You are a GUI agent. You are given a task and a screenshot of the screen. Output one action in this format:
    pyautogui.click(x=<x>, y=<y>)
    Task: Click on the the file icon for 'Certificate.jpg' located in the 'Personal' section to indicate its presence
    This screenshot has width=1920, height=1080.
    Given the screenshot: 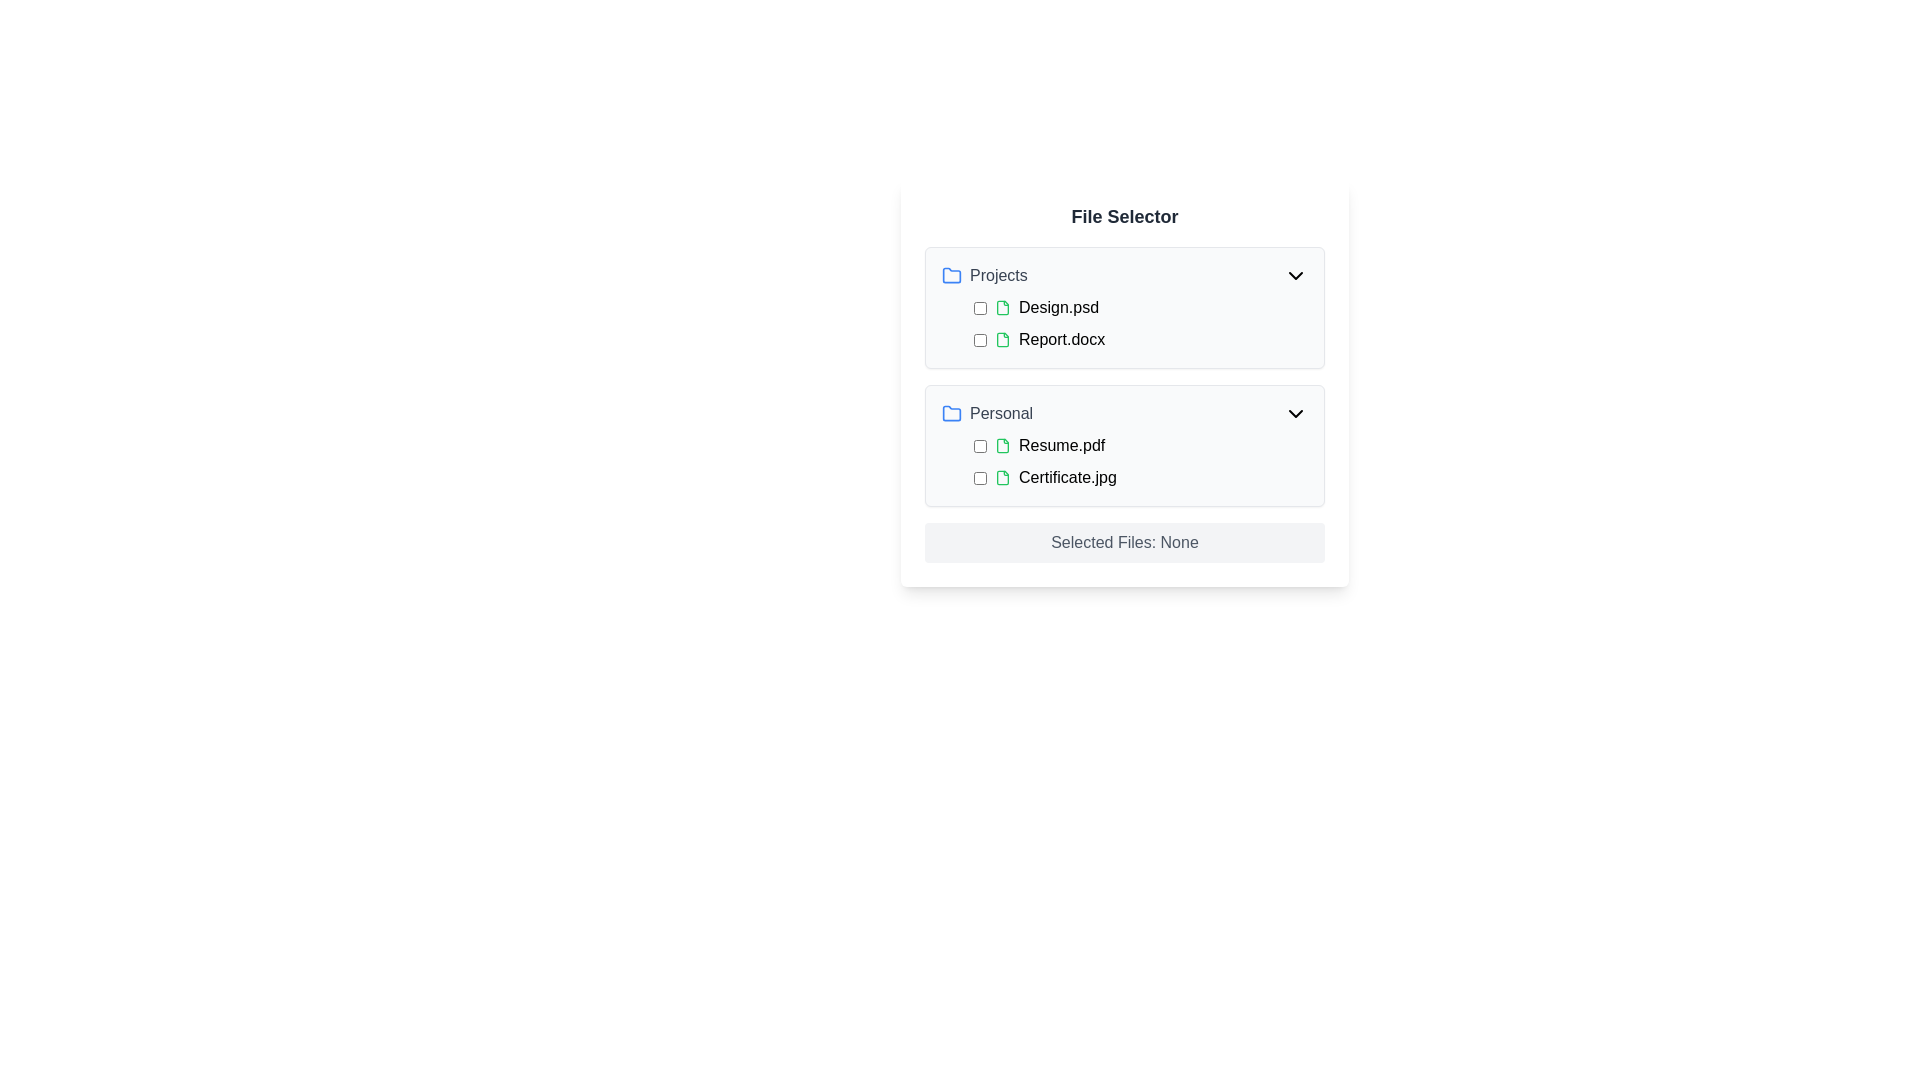 What is the action you would take?
    pyautogui.click(x=1003, y=478)
    